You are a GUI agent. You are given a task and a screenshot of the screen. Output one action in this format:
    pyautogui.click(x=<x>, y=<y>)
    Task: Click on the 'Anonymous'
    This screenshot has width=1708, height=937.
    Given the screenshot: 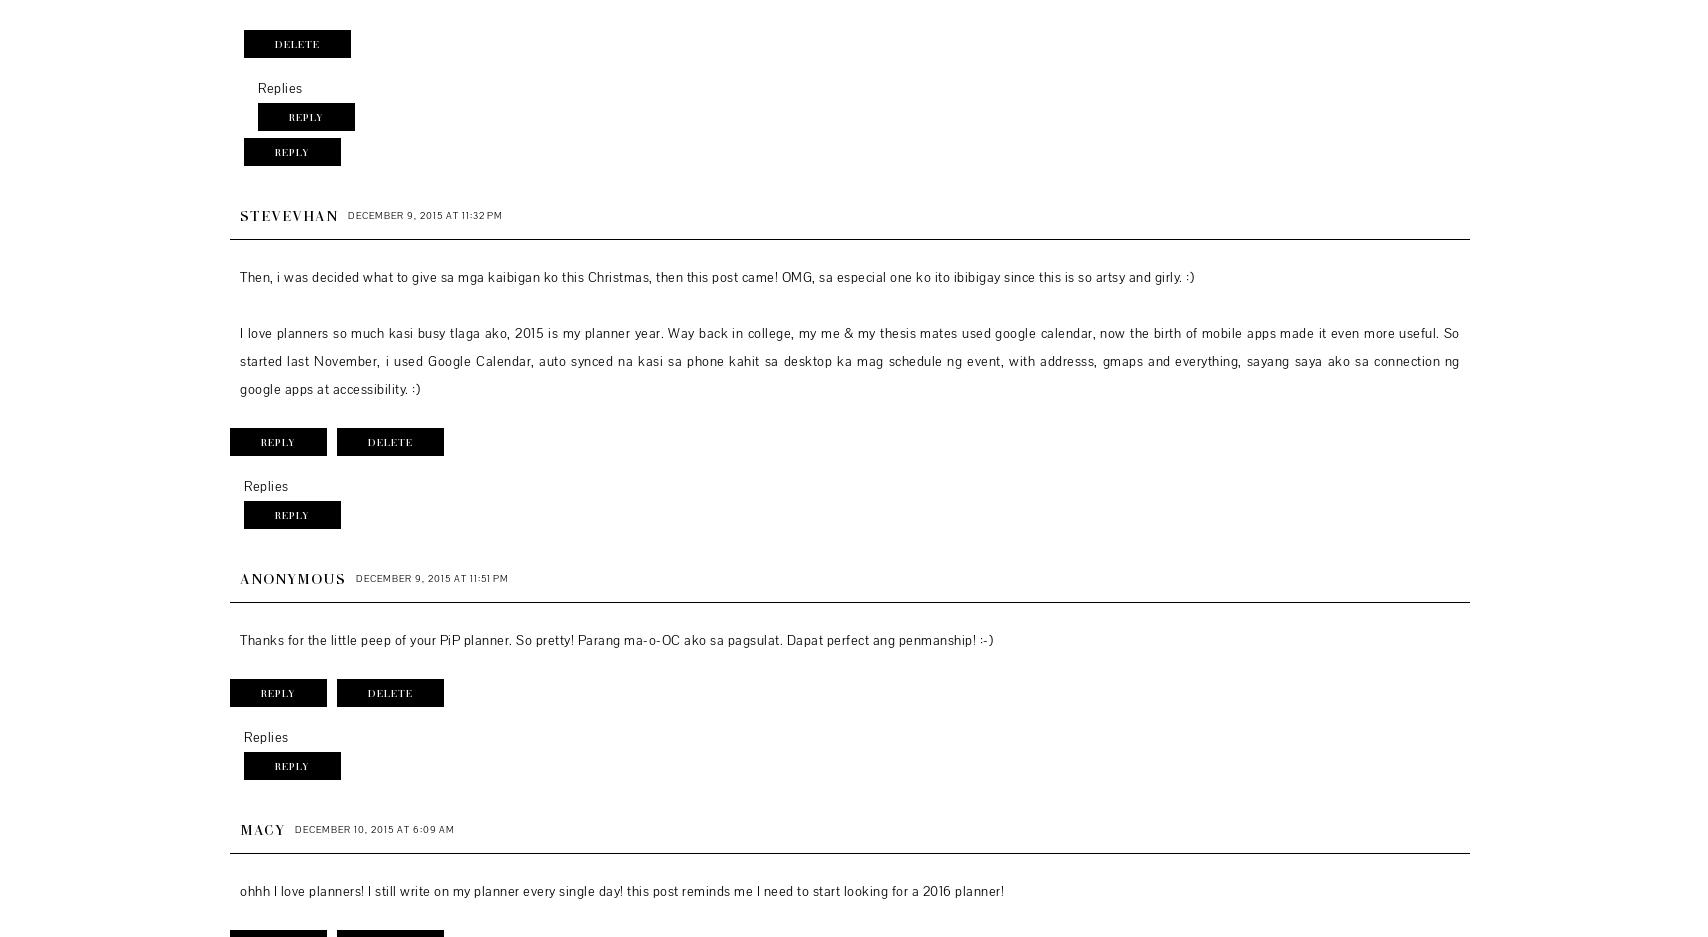 What is the action you would take?
    pyautogui.click(x=292, y=576)
    